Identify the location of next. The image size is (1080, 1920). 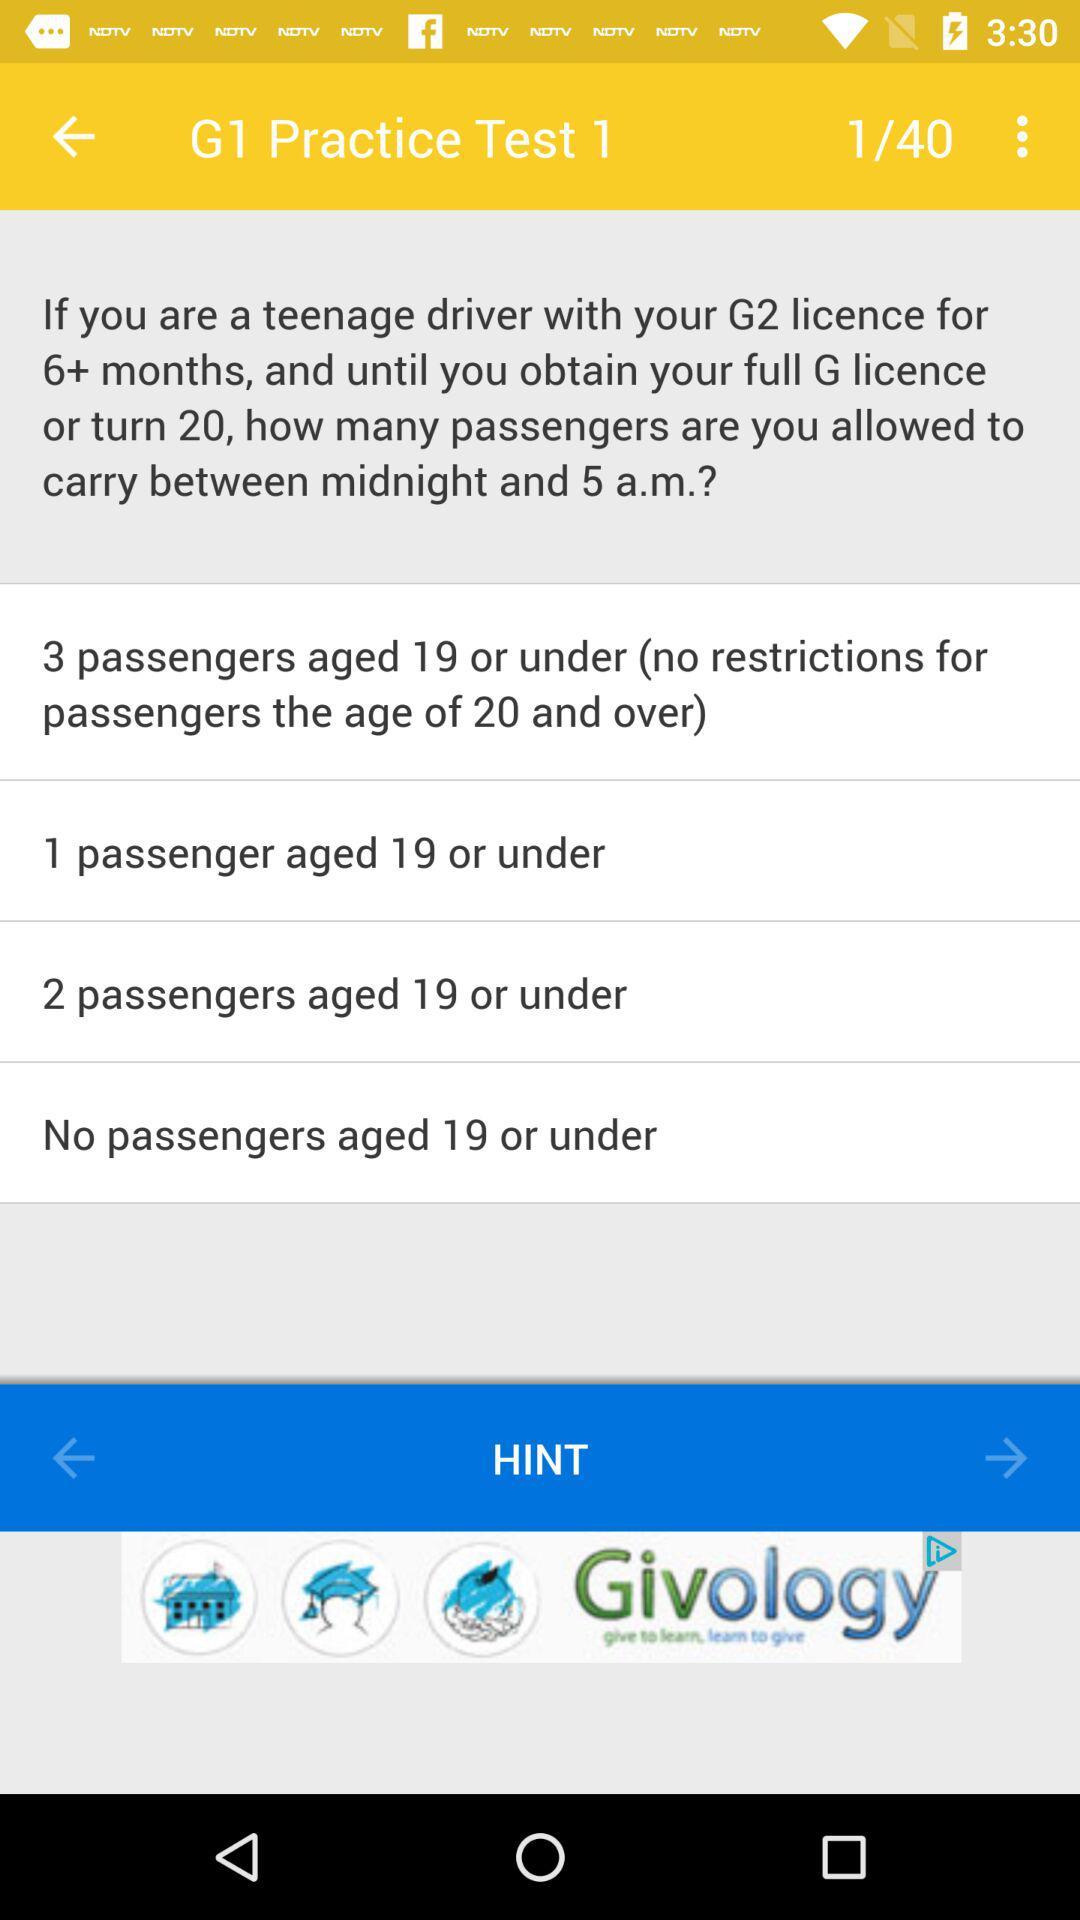
(1006, 1458).